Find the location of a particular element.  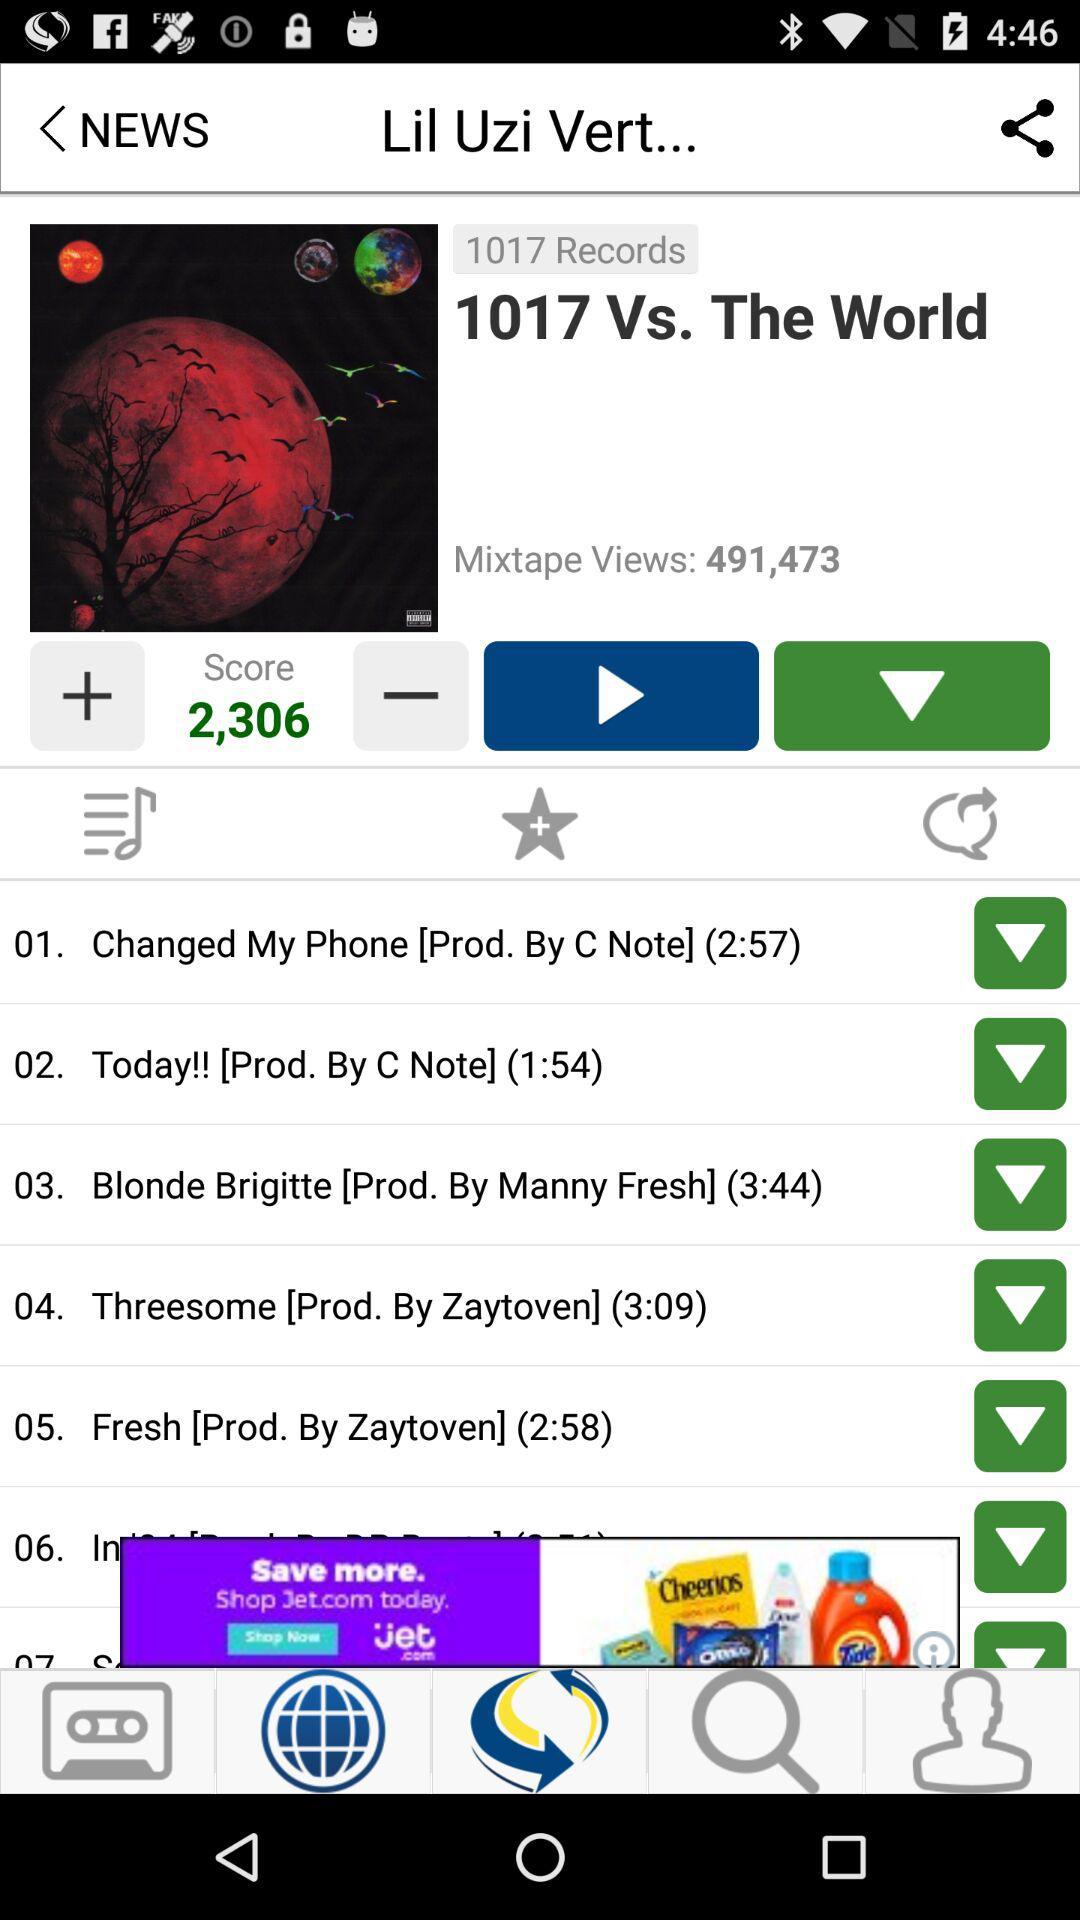

option is located at coordinates (620, 696).